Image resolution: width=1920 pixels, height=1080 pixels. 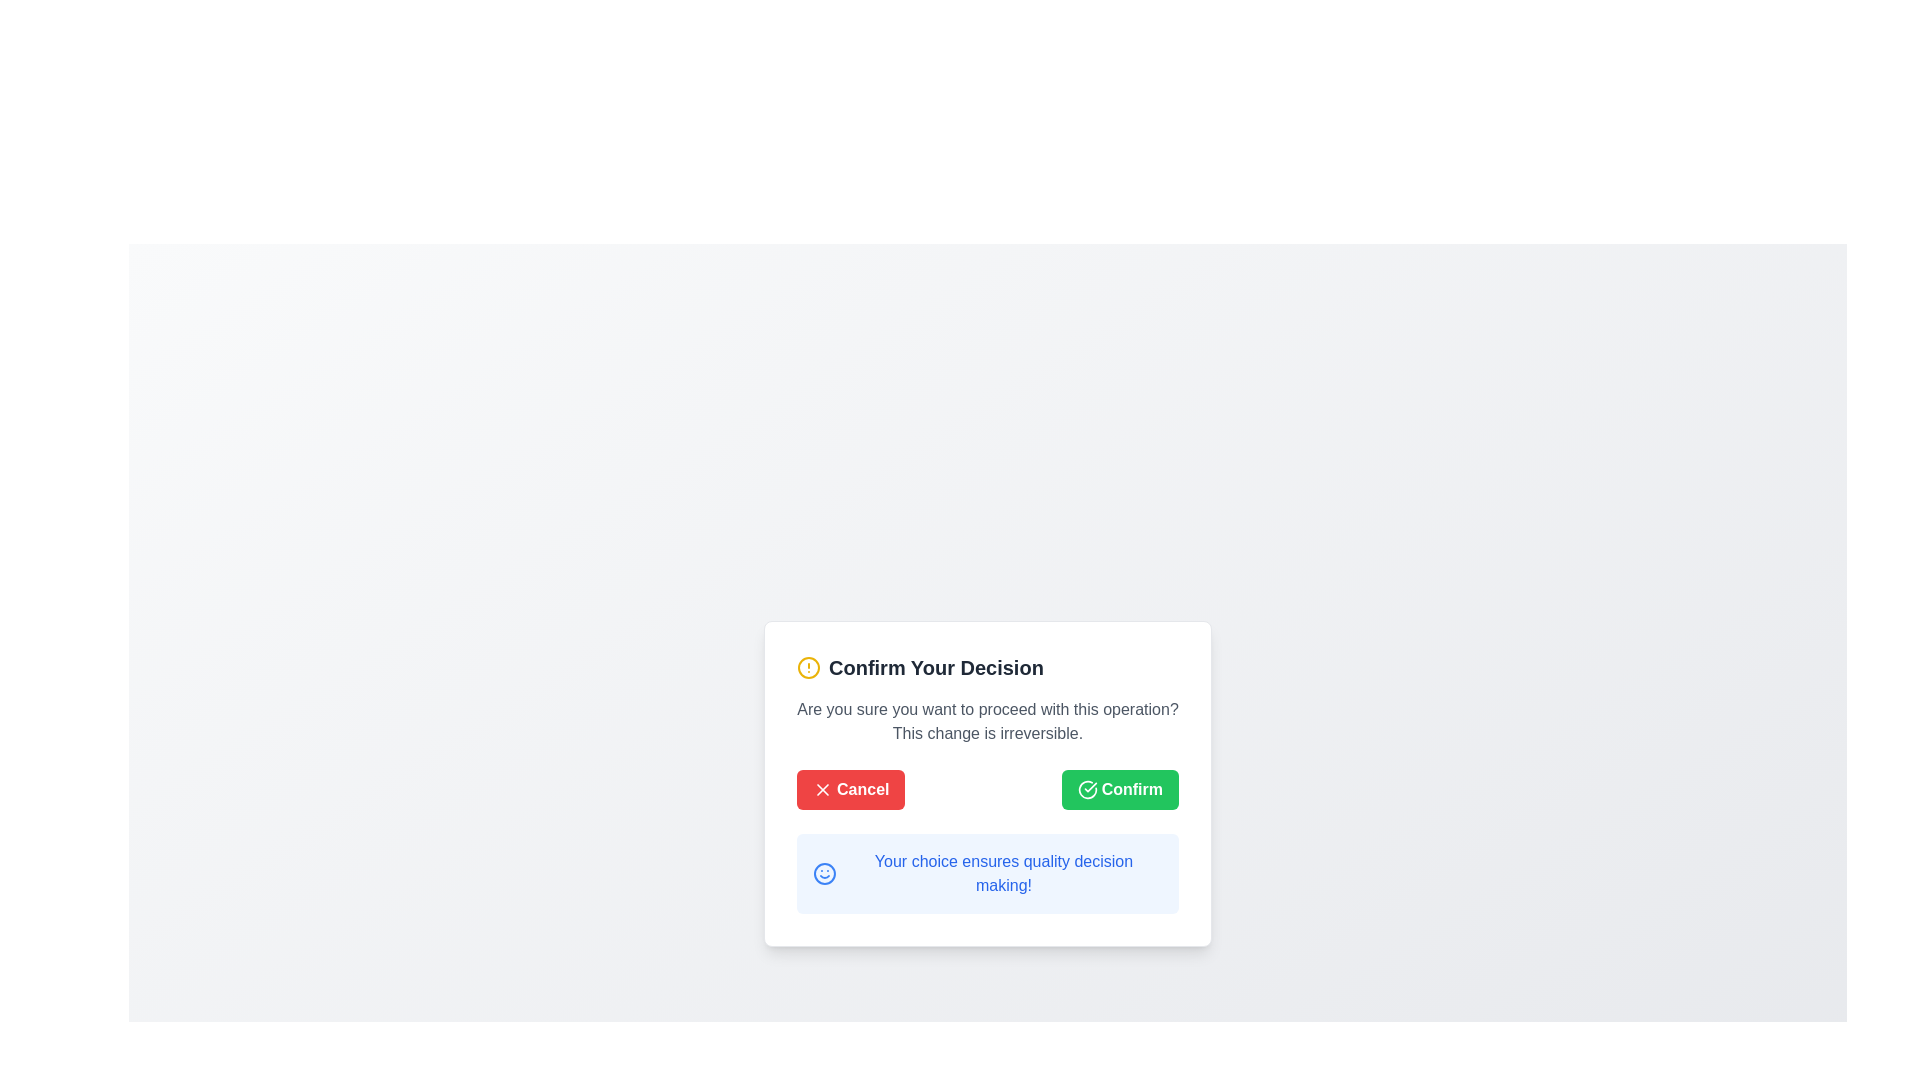 I want to click on the static text label that reads 'Your choice ensures quality decision making!' displayed in blue font, positioned at the bottom of the modal dialogue box, so click(x=1003, y=873).